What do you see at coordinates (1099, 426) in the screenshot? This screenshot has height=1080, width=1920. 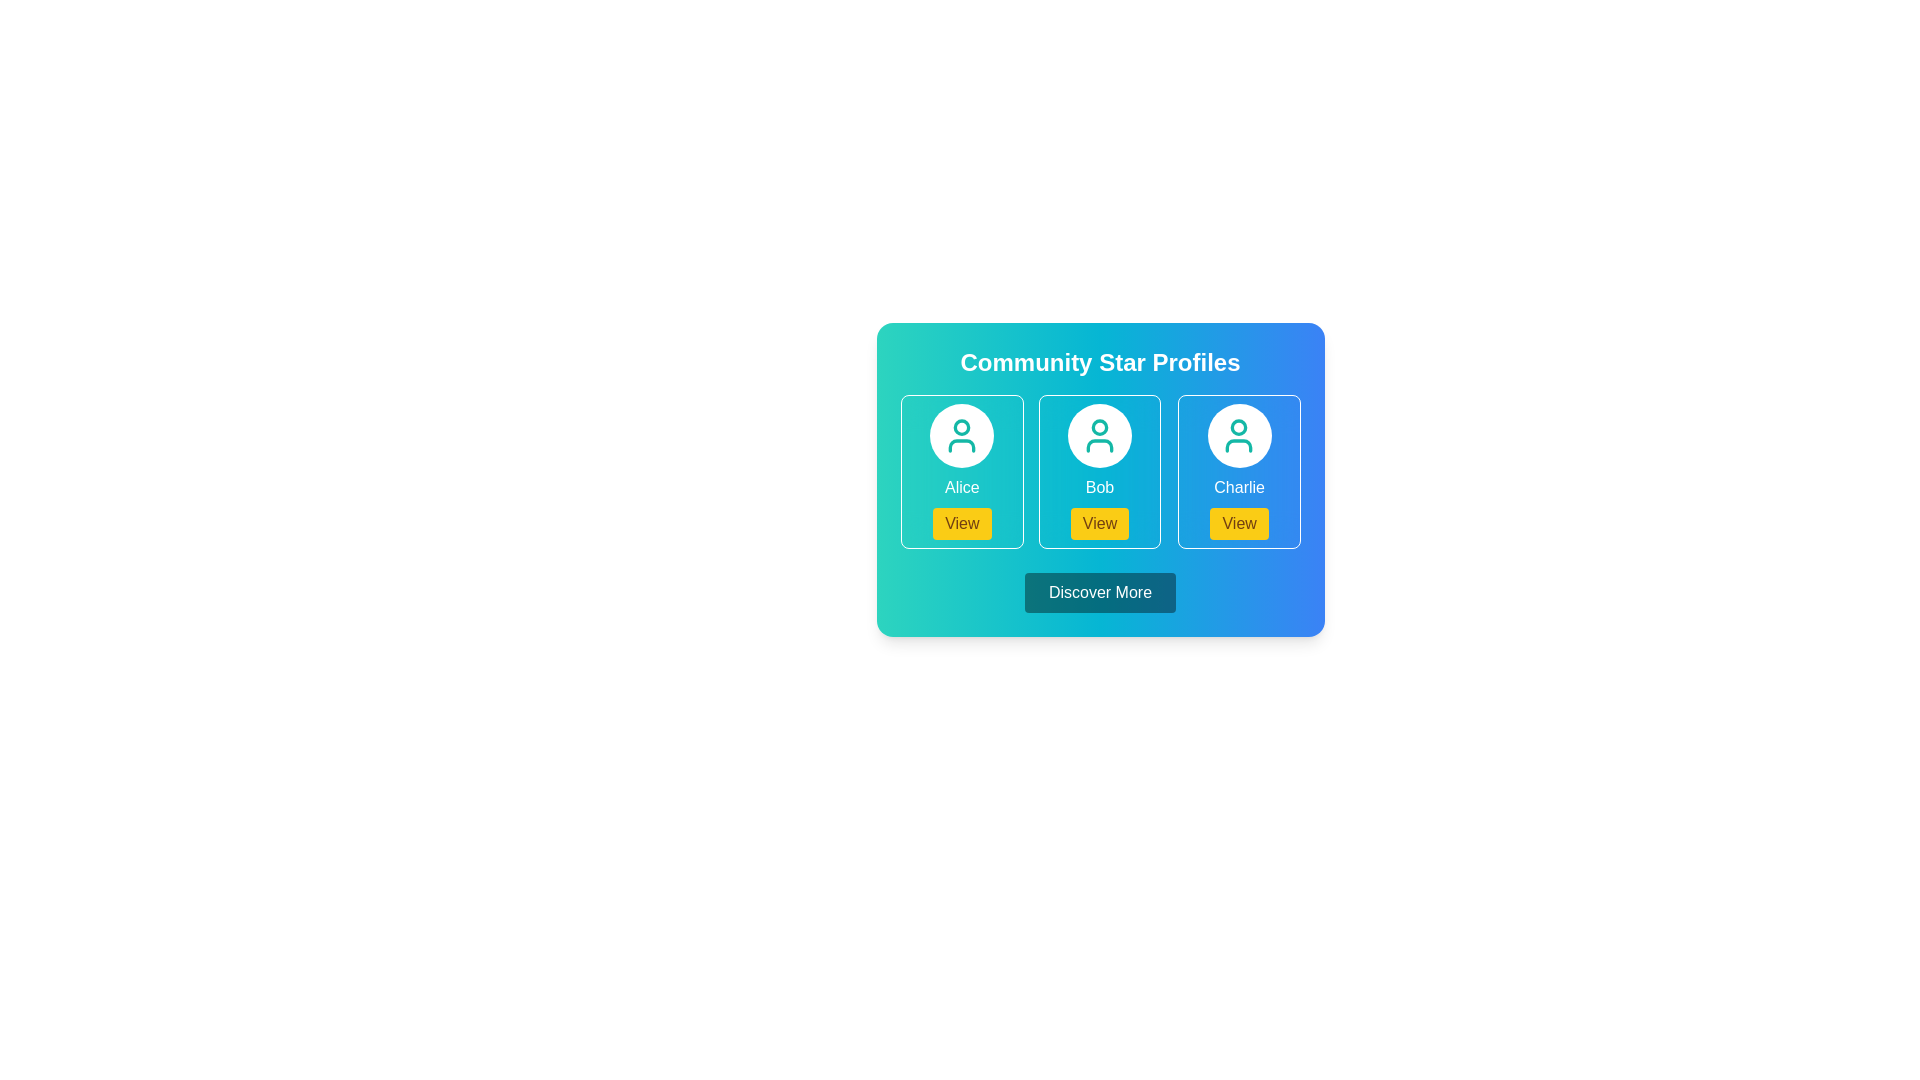 I see `the circular profile icon representing the user 'Bob' located in the middle profile section under 'Community Star Profiles'` at bounding box center [1099, 426].